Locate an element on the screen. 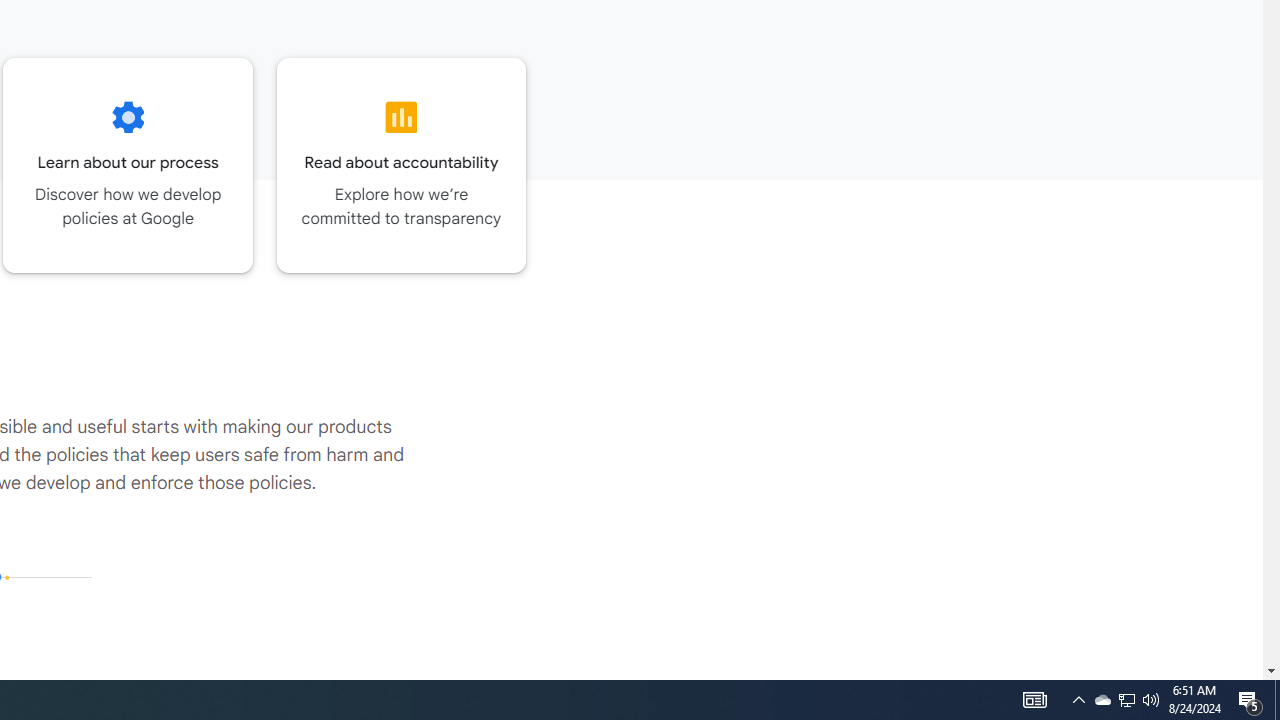  'Go to the Accountability page' is located at coordinates (400, 164).